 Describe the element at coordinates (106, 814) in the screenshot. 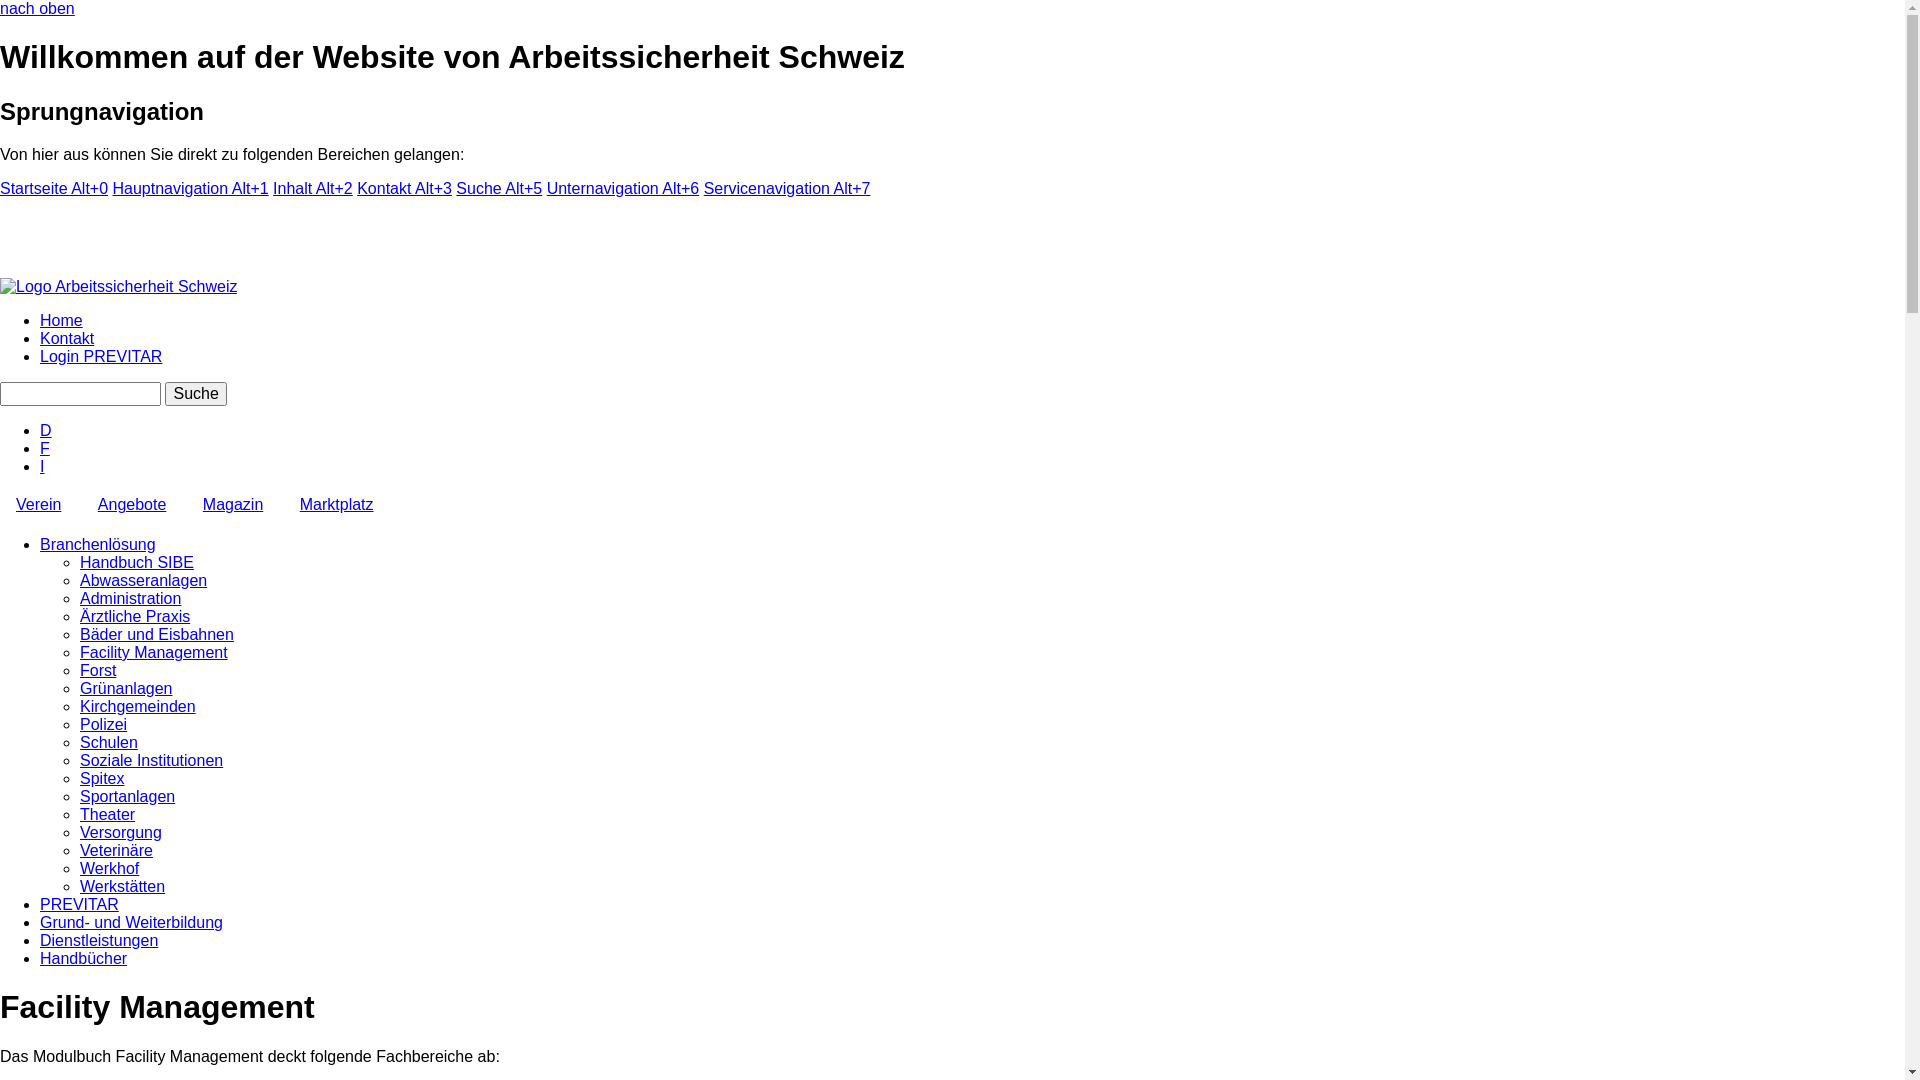

I see `'Theater'` at that location.